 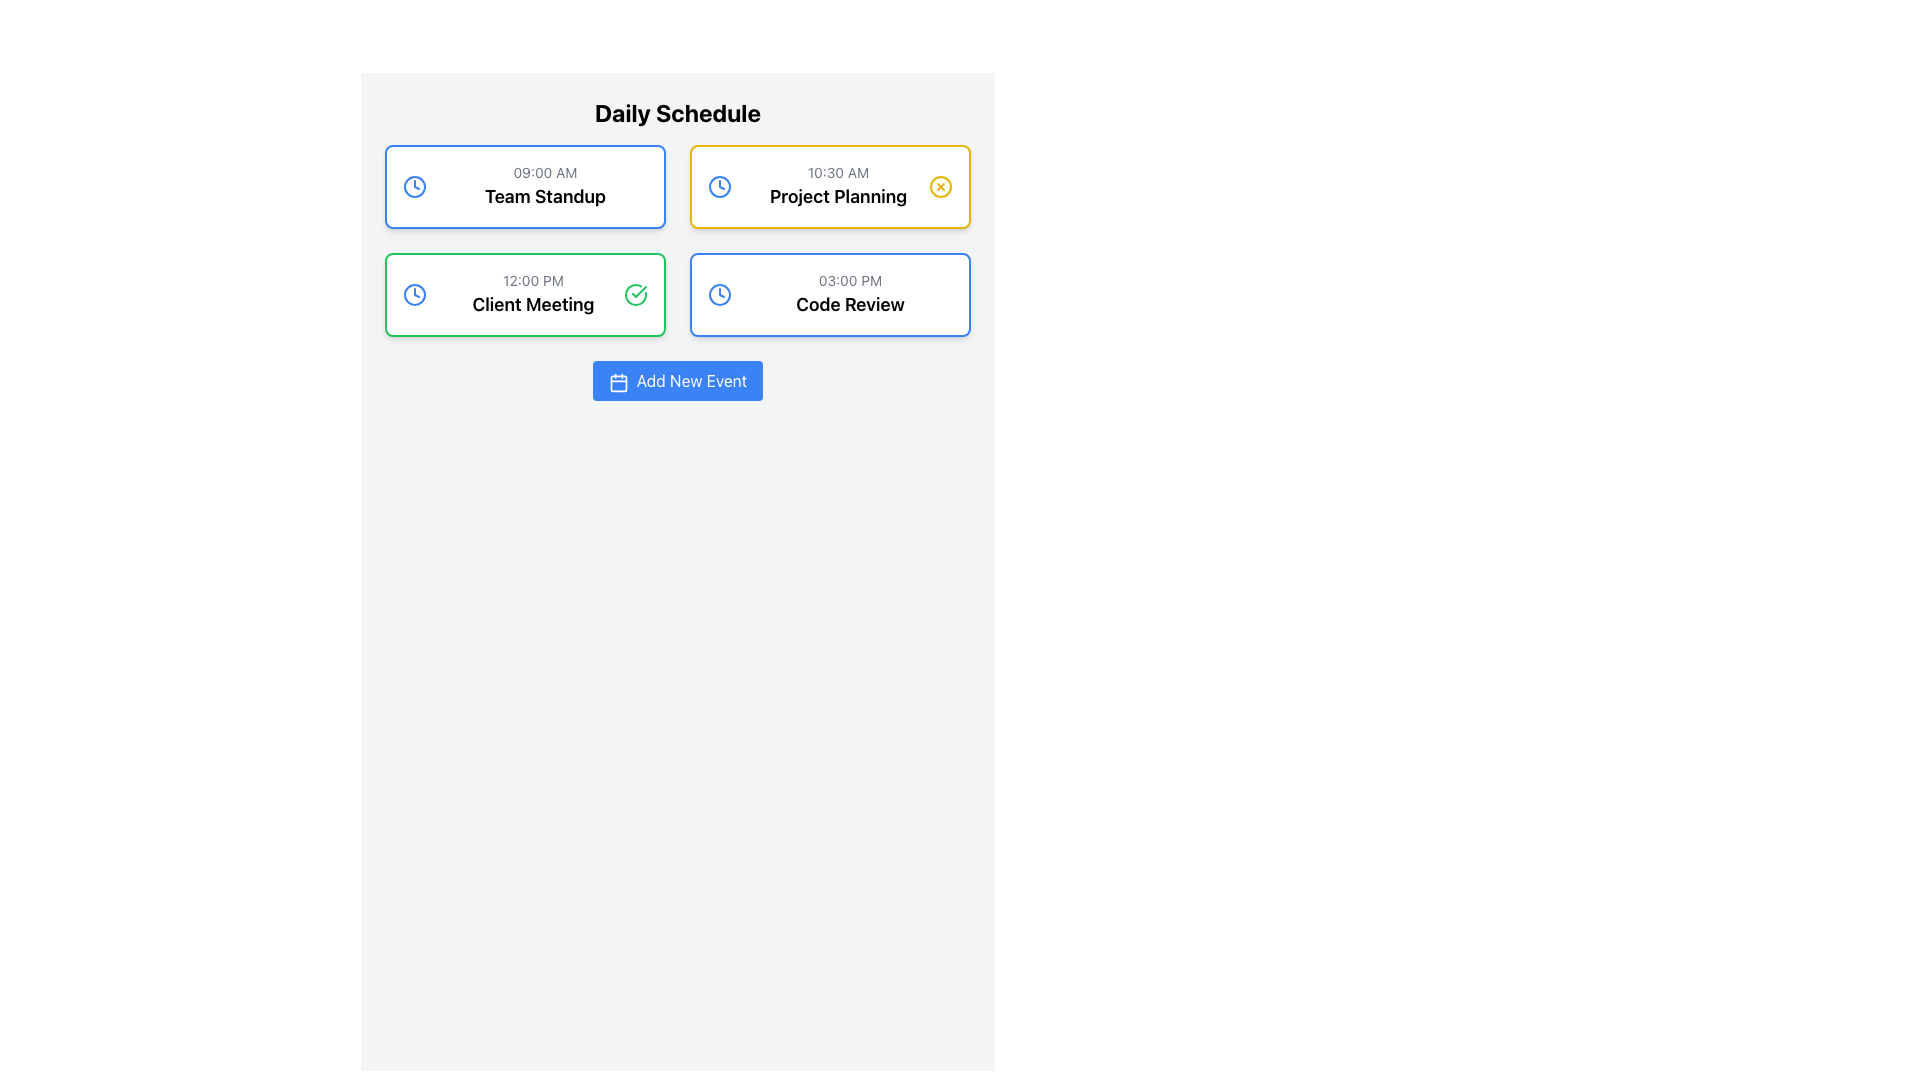 I want to click on the text block displaying 'Code Review' in a larger, bold font located in the bottom-right section of the grid layout, so click(x=850, y=294).